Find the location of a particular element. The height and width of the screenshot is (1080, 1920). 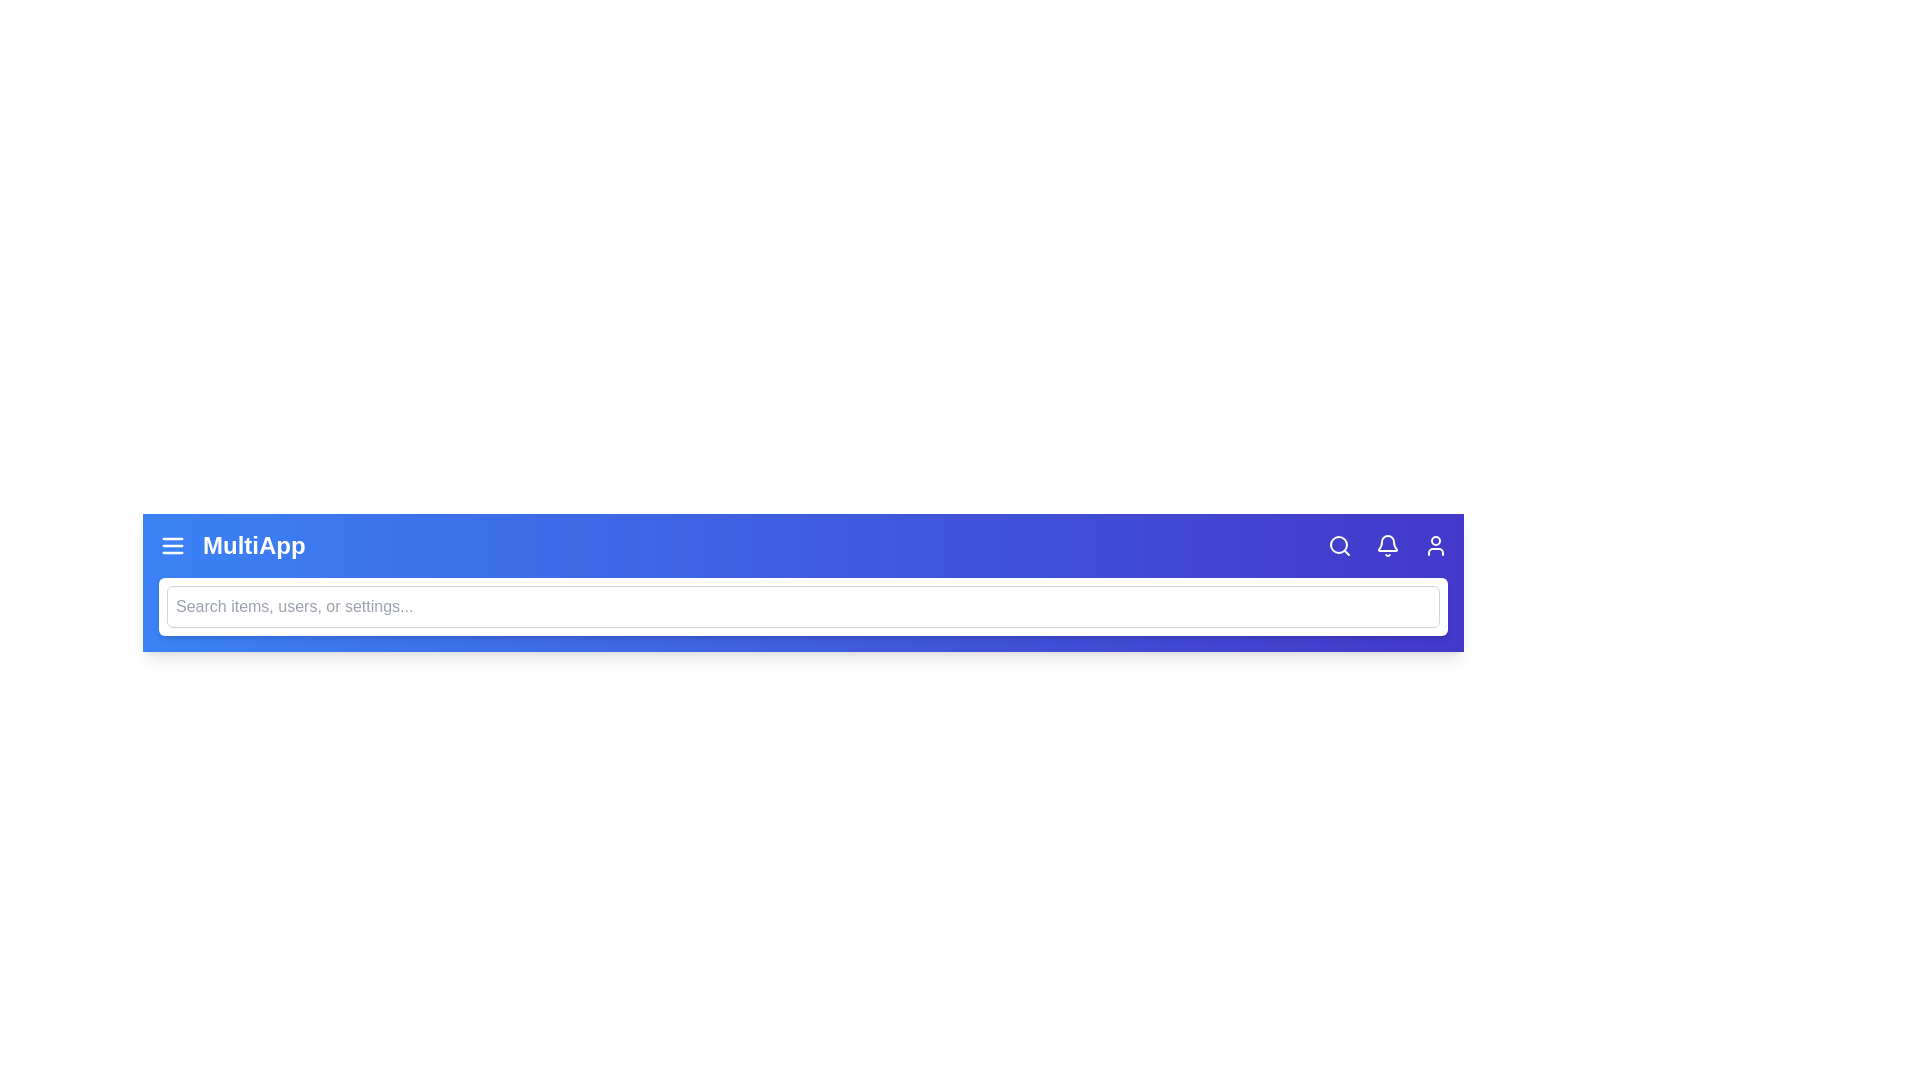

the user profile icon to open the user menu is located at coordinates (1434, 546).